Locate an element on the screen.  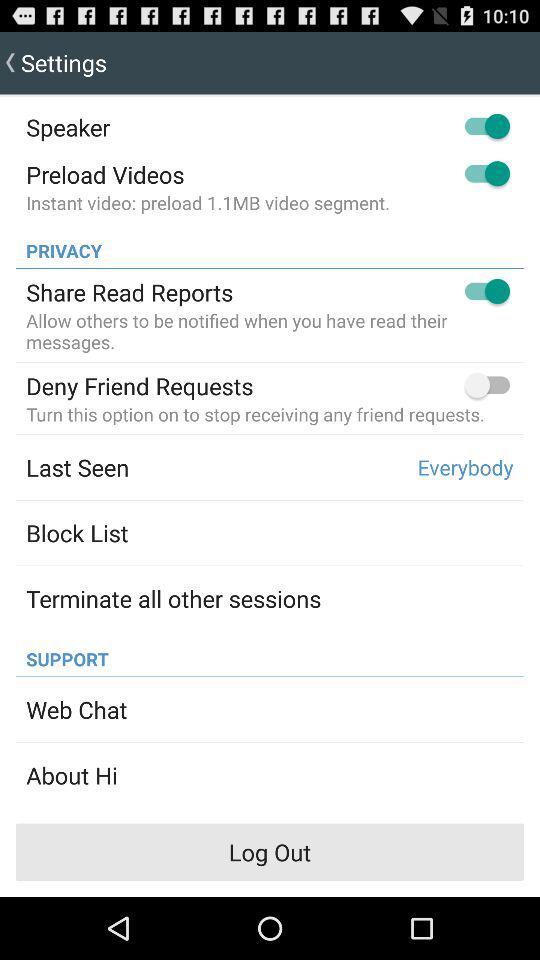
the allow others to item is located at coordinates (270, 331).